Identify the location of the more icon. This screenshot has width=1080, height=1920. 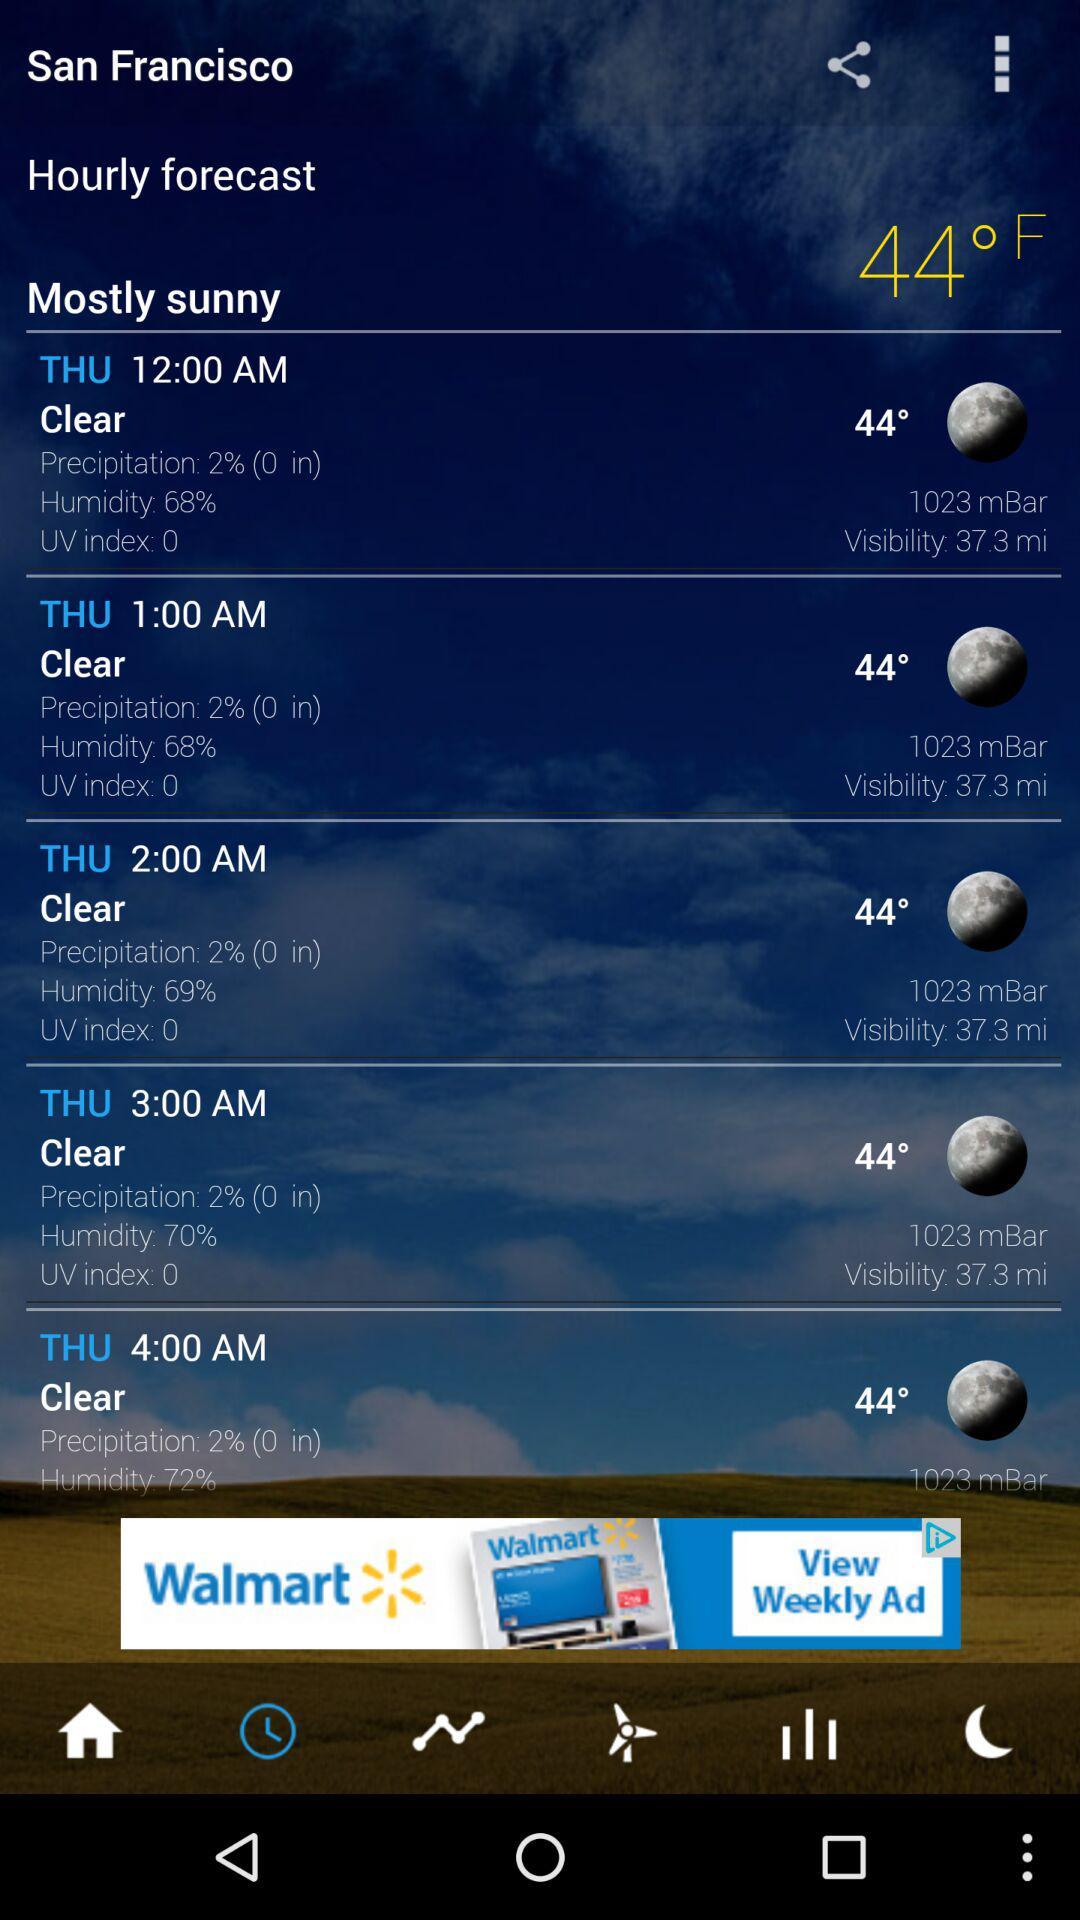
(1002, 68).